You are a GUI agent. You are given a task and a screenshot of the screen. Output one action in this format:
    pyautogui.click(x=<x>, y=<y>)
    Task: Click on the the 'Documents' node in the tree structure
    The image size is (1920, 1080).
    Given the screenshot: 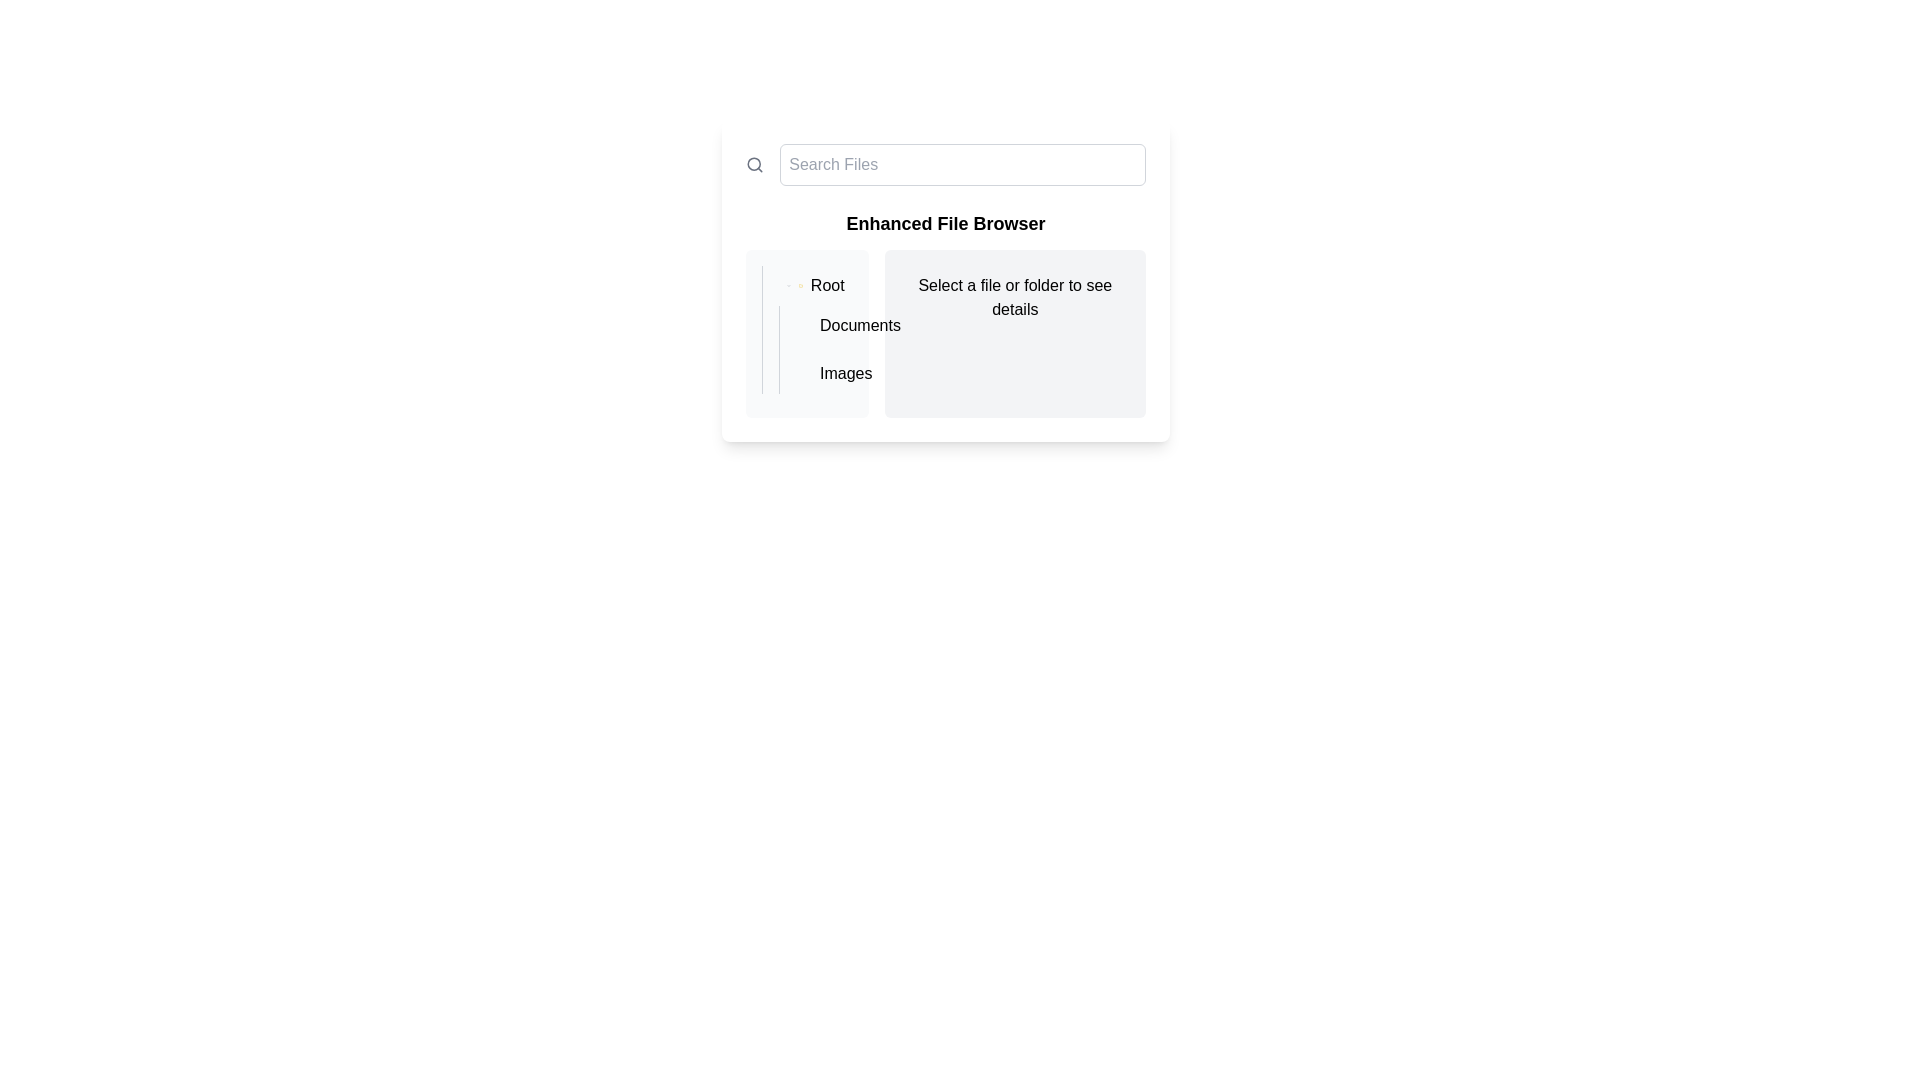 What is the action you would take?
    pyautogui.click(x=807, y=329)
    